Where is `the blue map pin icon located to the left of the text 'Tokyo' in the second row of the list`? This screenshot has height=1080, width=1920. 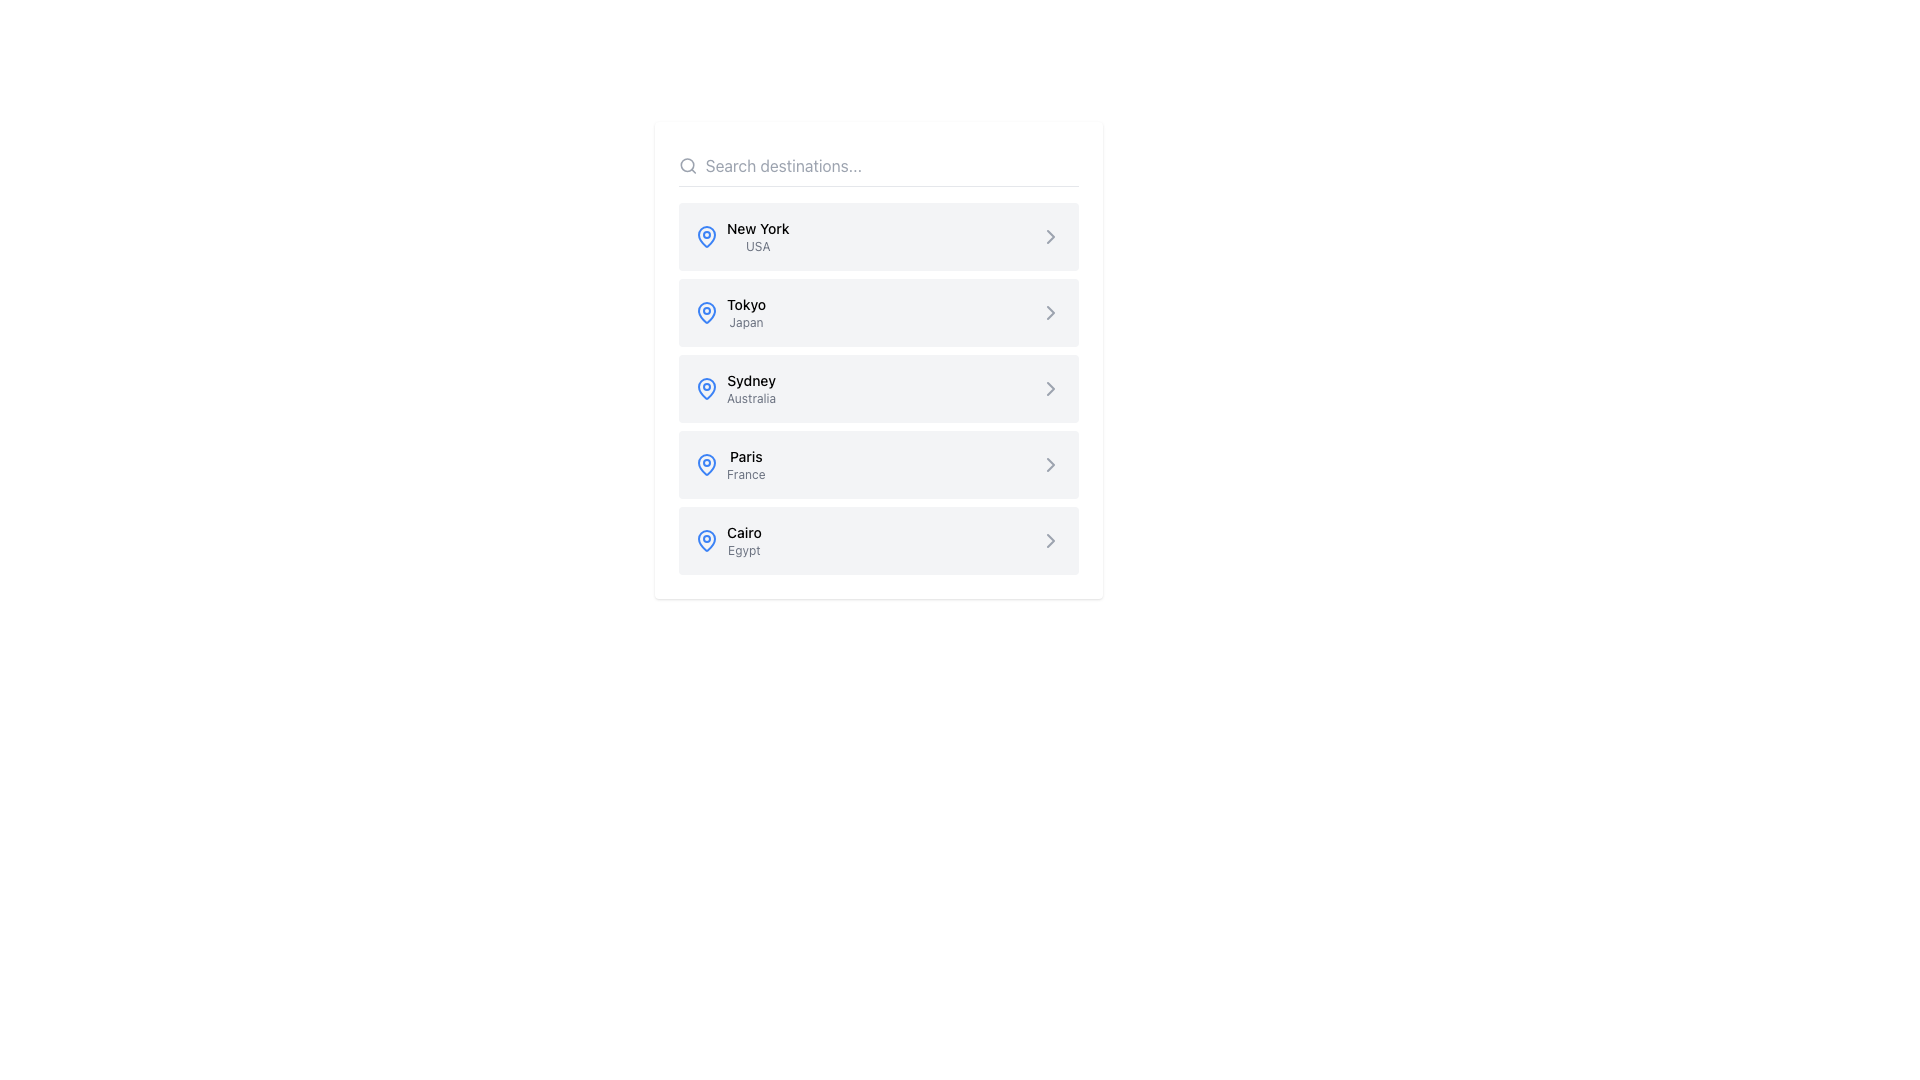 the blue map pin icon located to the left of the text 'Tokyo' in the second row of the list is located at coordinates (706, 312).